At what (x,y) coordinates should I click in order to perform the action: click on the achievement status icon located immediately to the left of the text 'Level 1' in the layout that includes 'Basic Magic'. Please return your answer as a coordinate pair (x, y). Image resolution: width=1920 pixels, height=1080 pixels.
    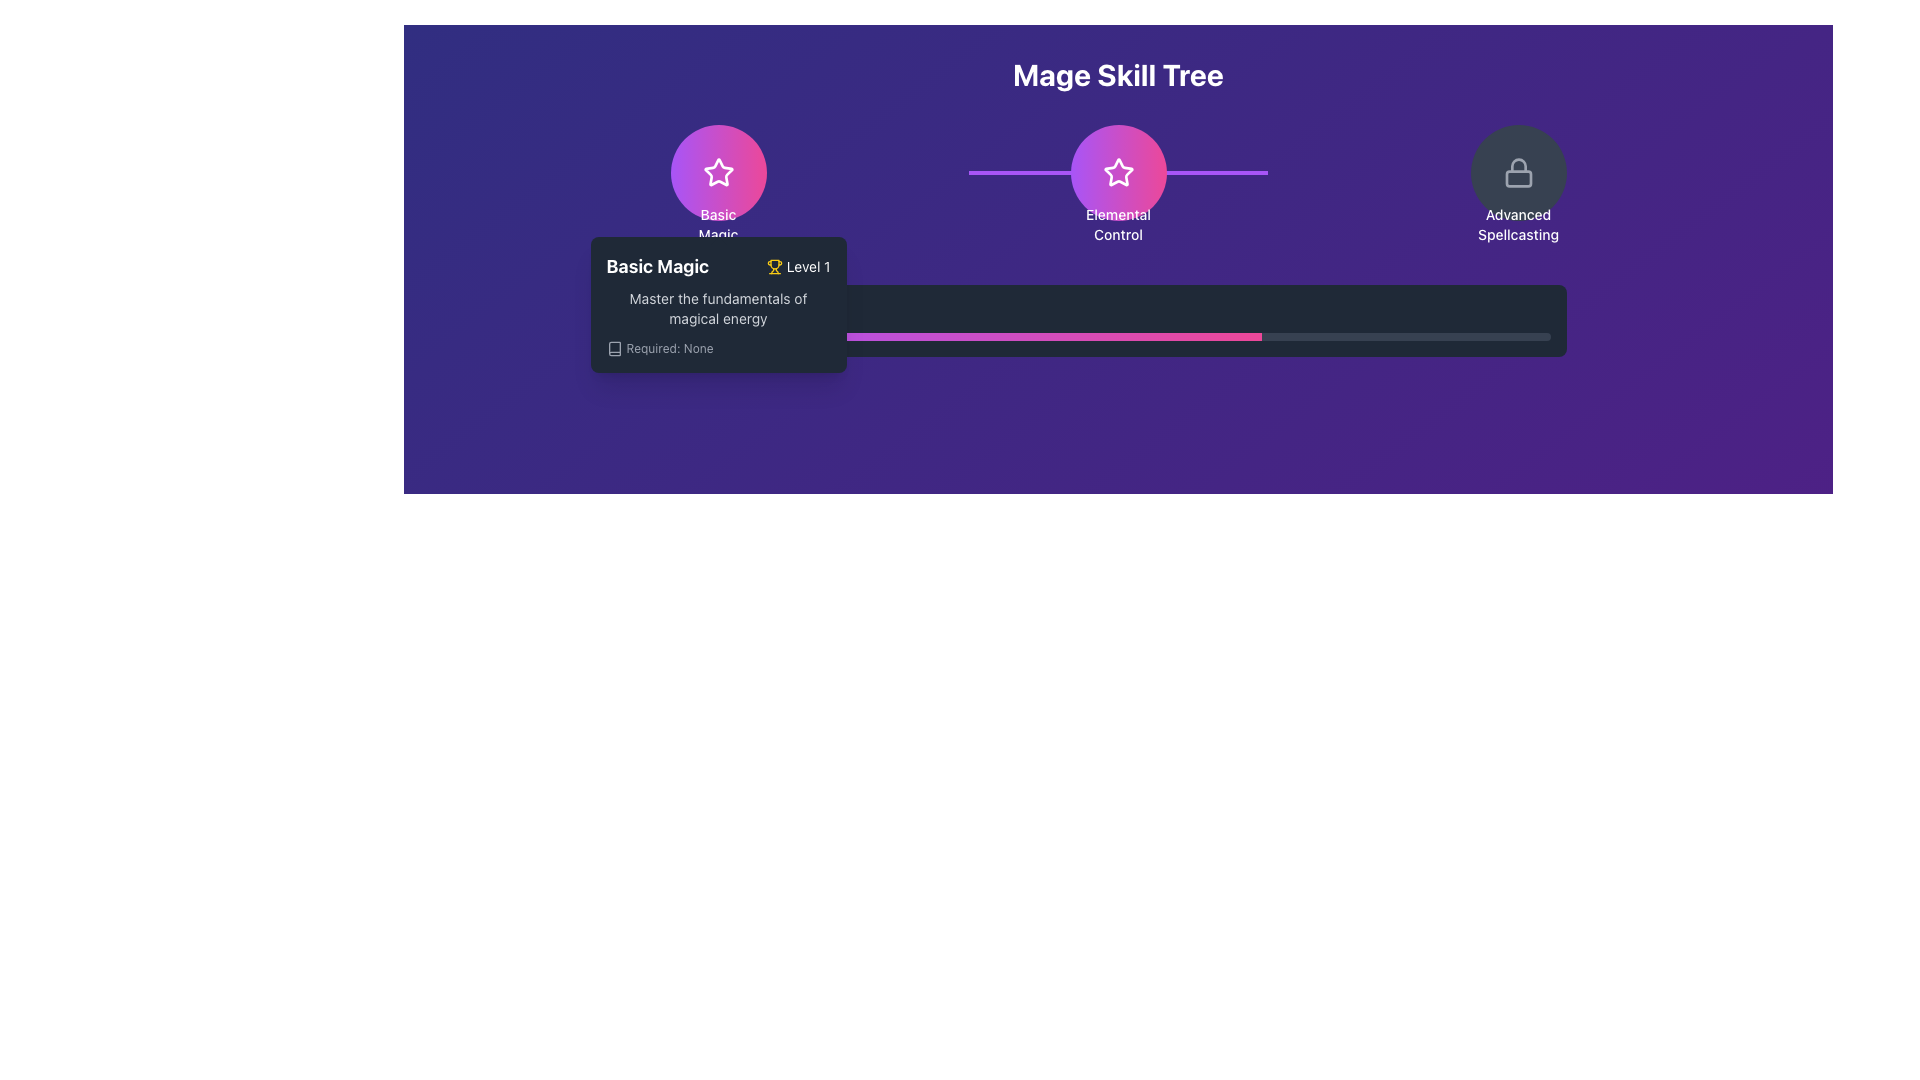
    Looking at the image, I should click on (773, 265).